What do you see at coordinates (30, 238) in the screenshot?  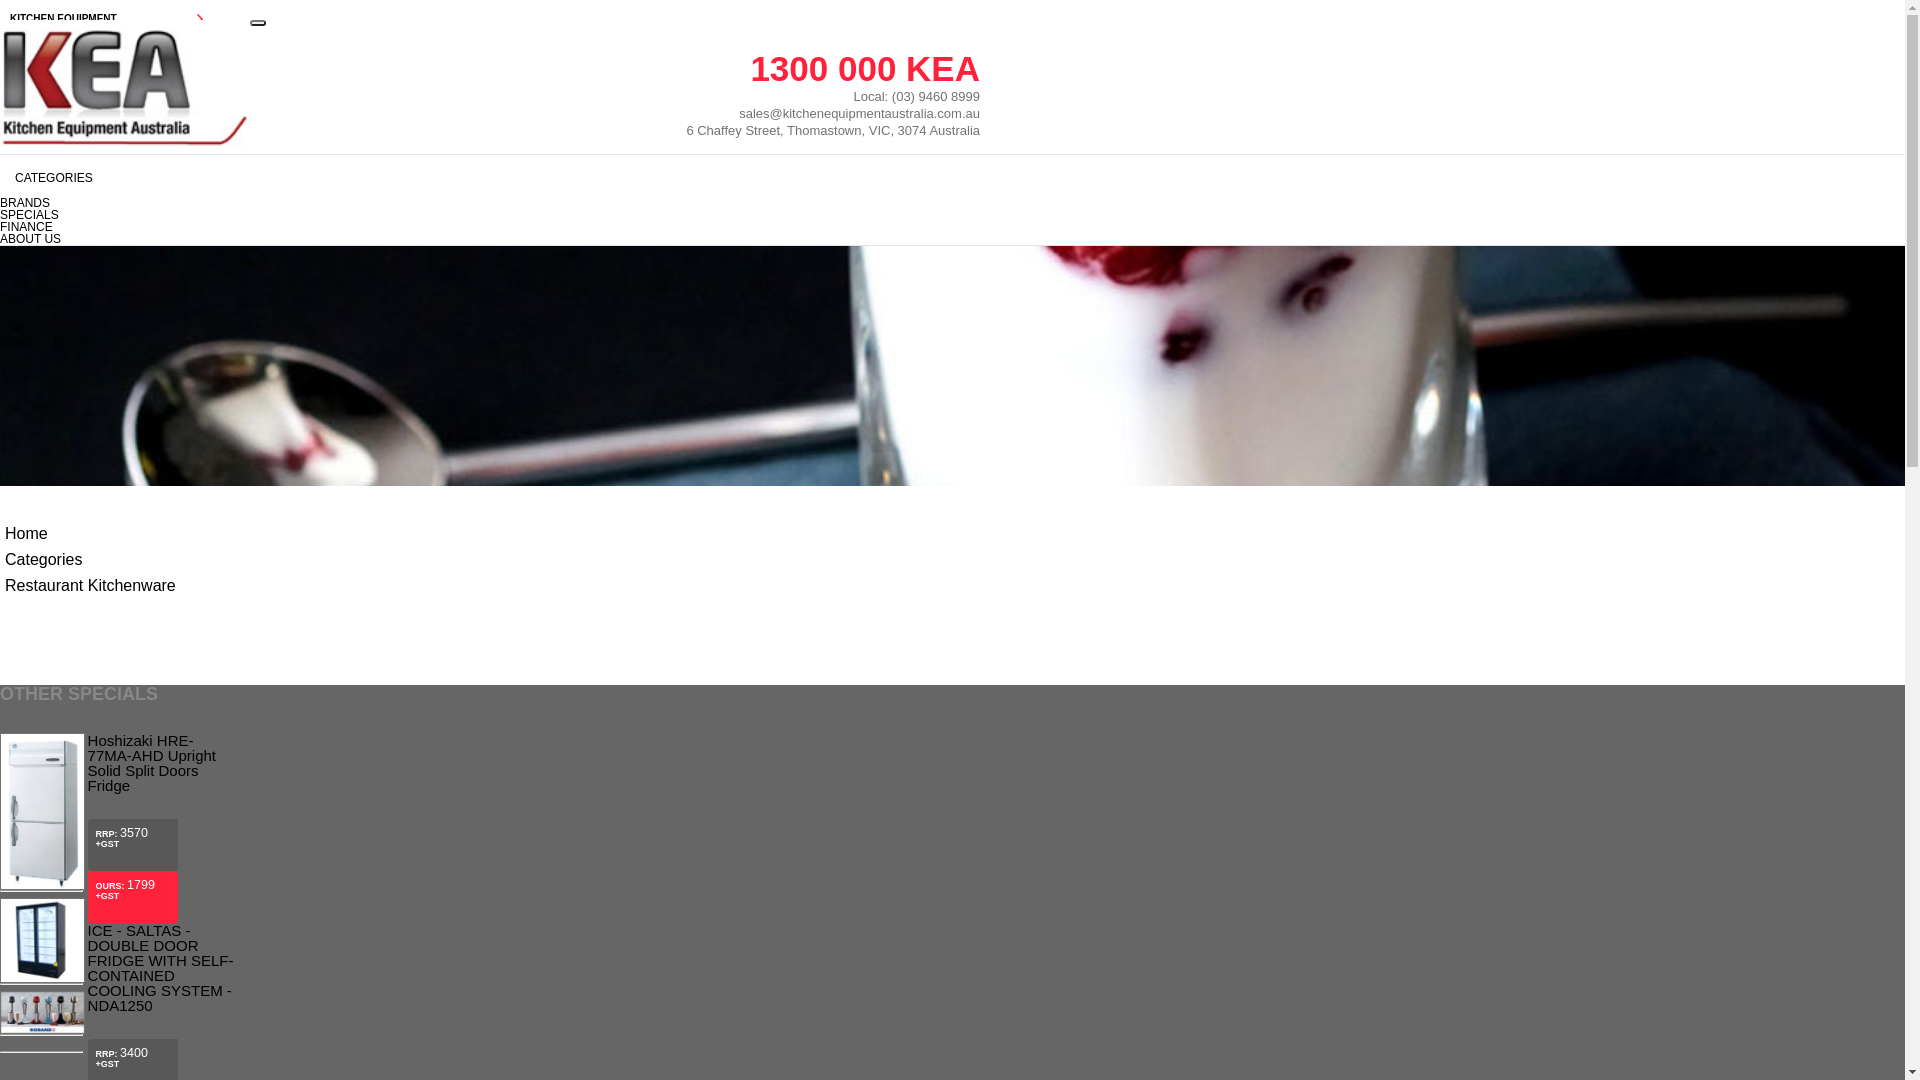 I see `'ABOUT US'` at bounding box center [30, 238].